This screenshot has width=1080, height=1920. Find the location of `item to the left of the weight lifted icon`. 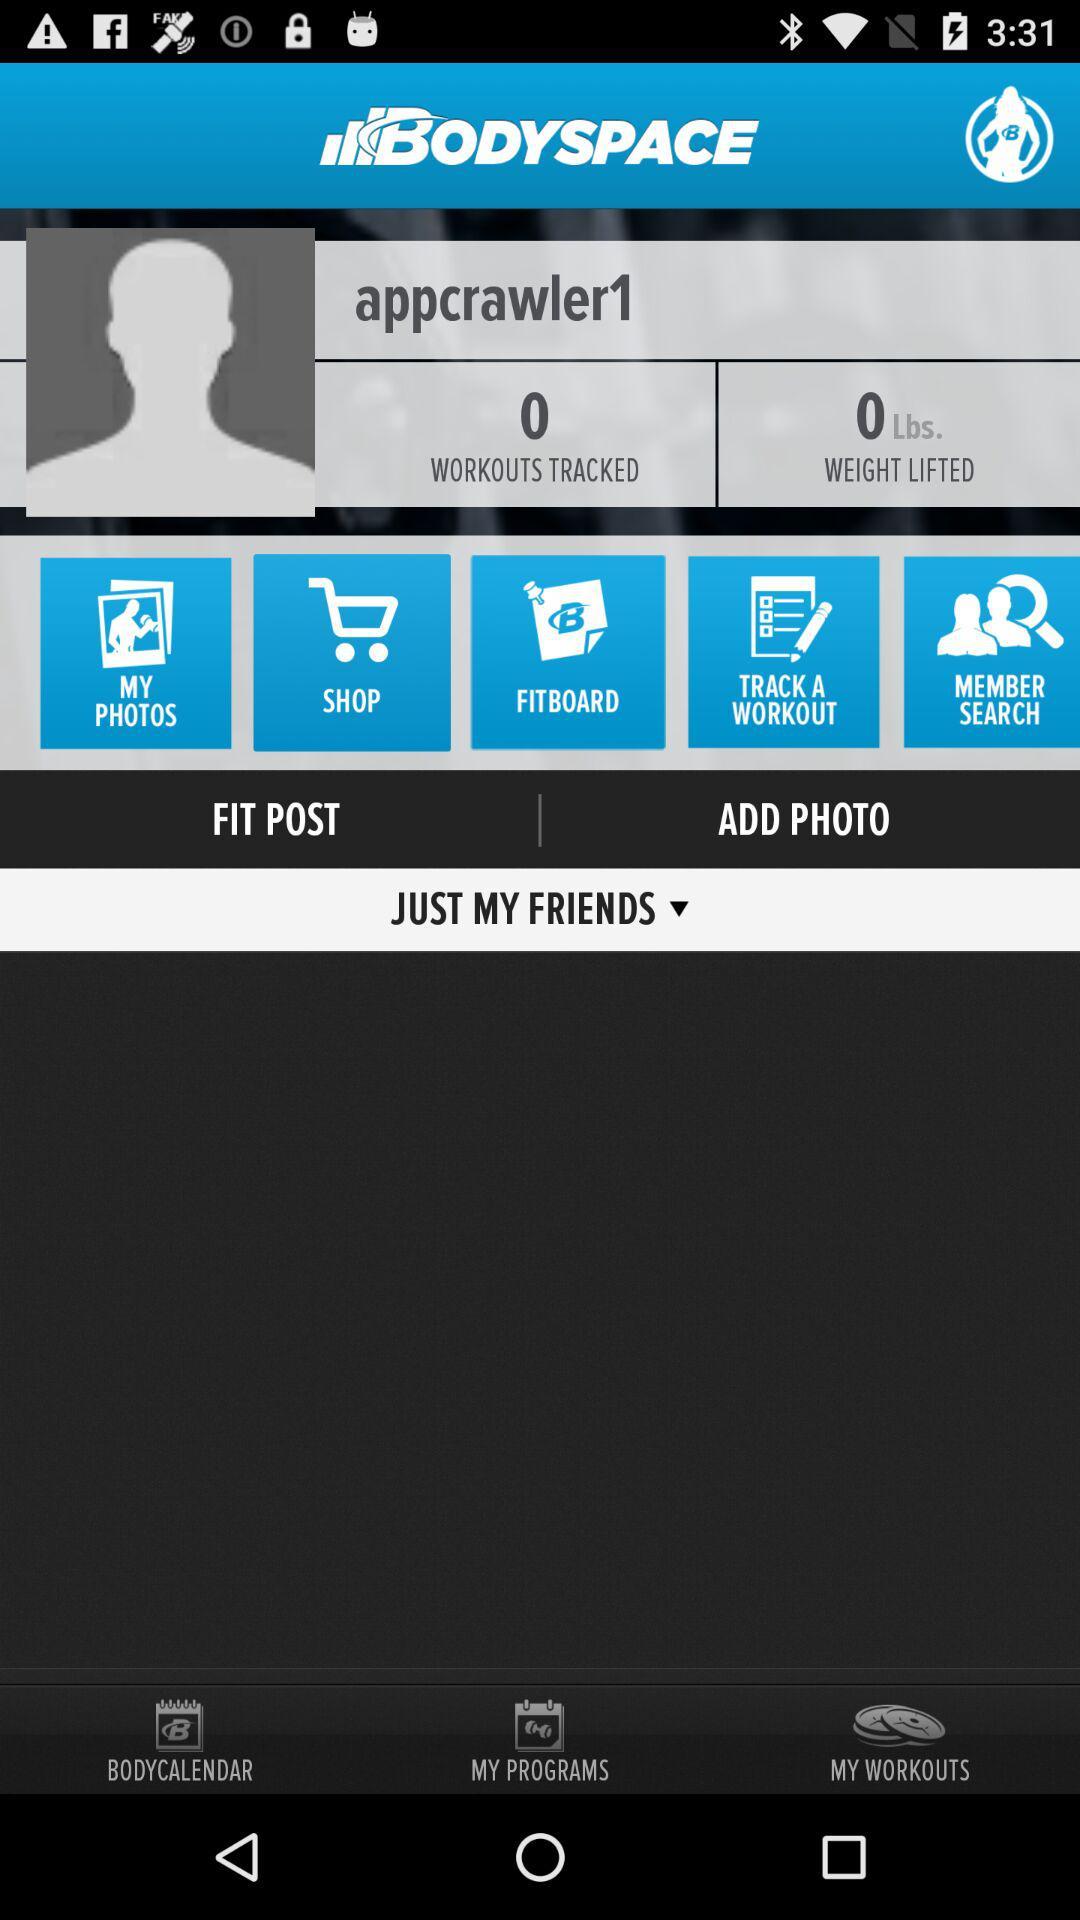

item to the left of the weight lifted icon is located at coordinates (534, 469).